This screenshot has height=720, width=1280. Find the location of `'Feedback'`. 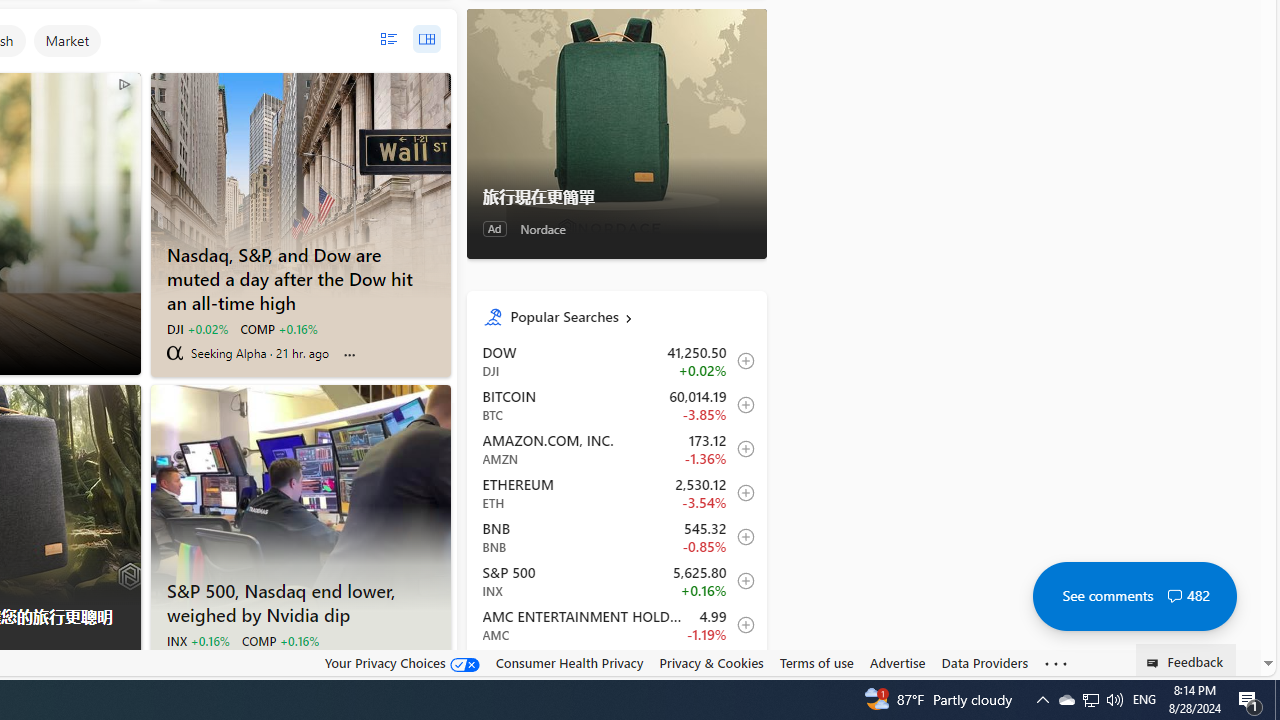

'Feedback' is located at coordinates (1186, 659).